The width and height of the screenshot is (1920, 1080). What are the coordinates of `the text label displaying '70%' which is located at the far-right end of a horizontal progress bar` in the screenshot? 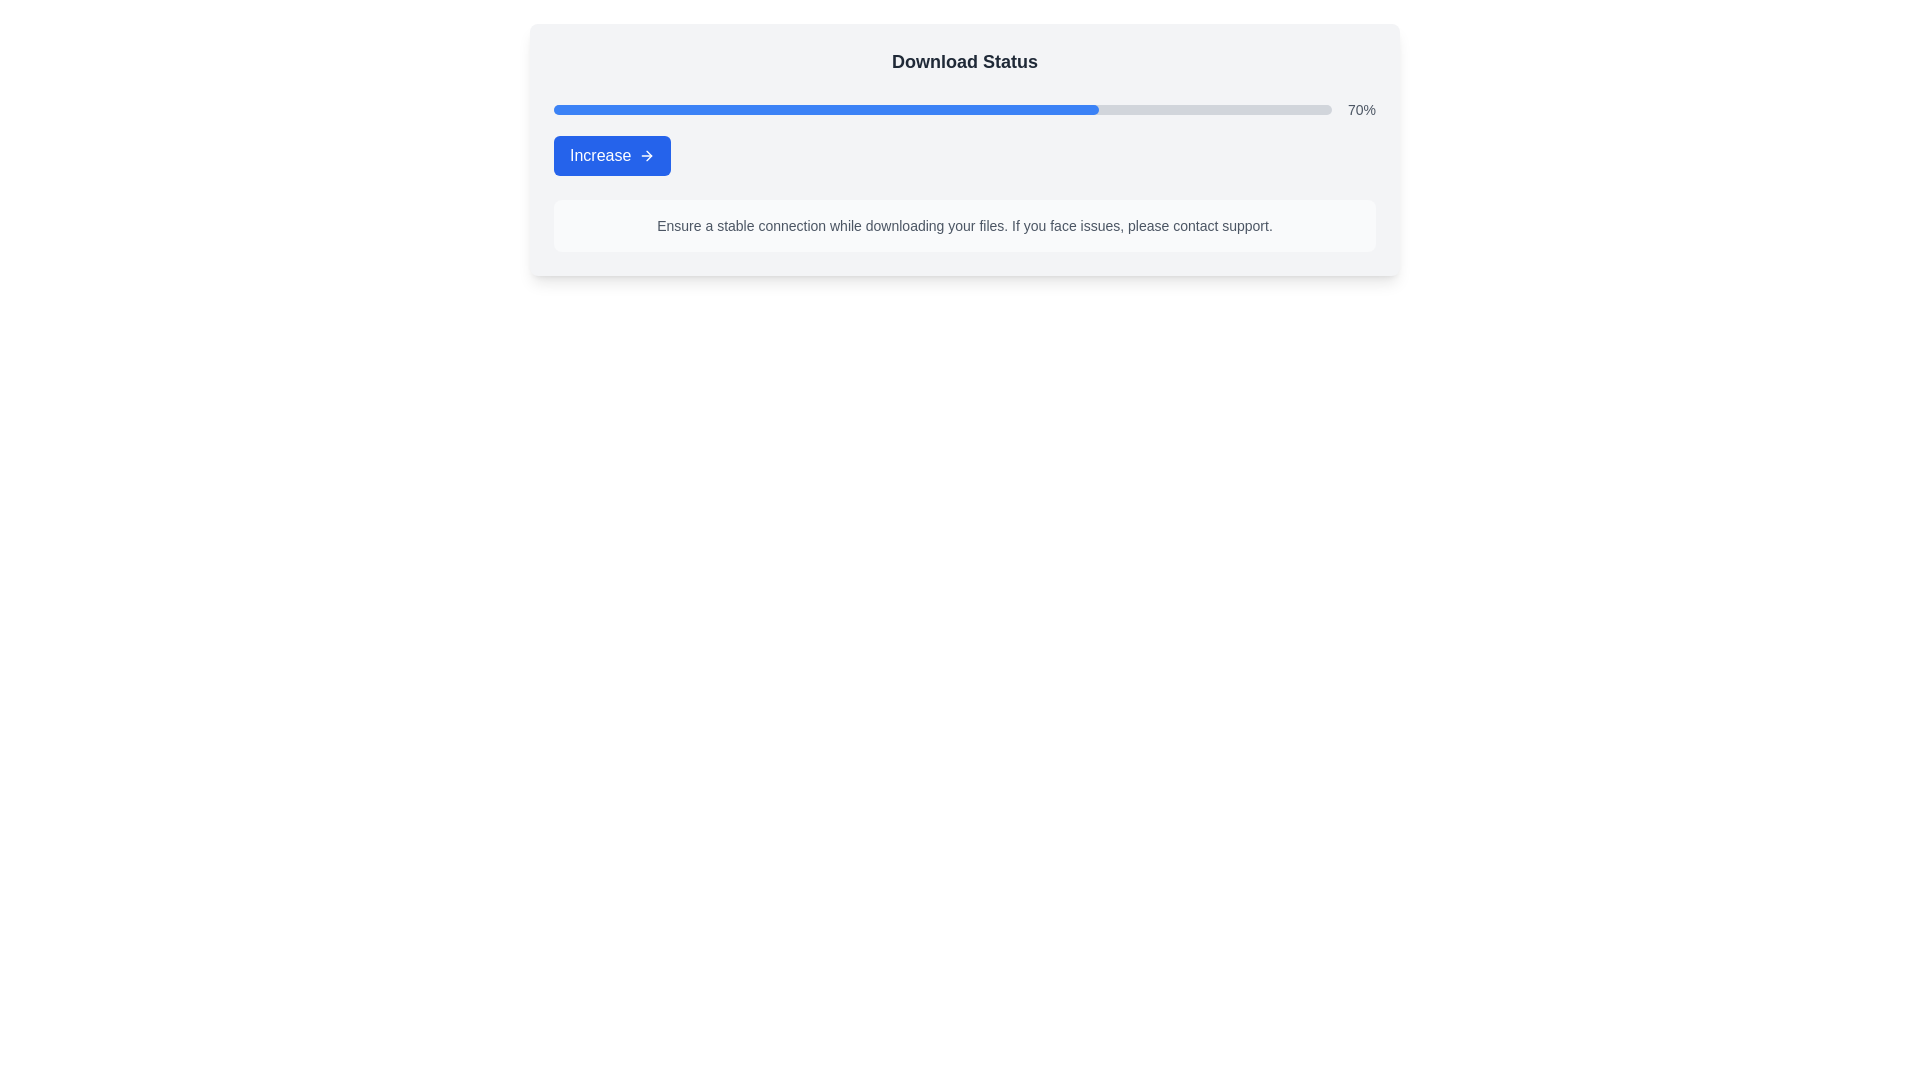 It's located at (1361, 110).